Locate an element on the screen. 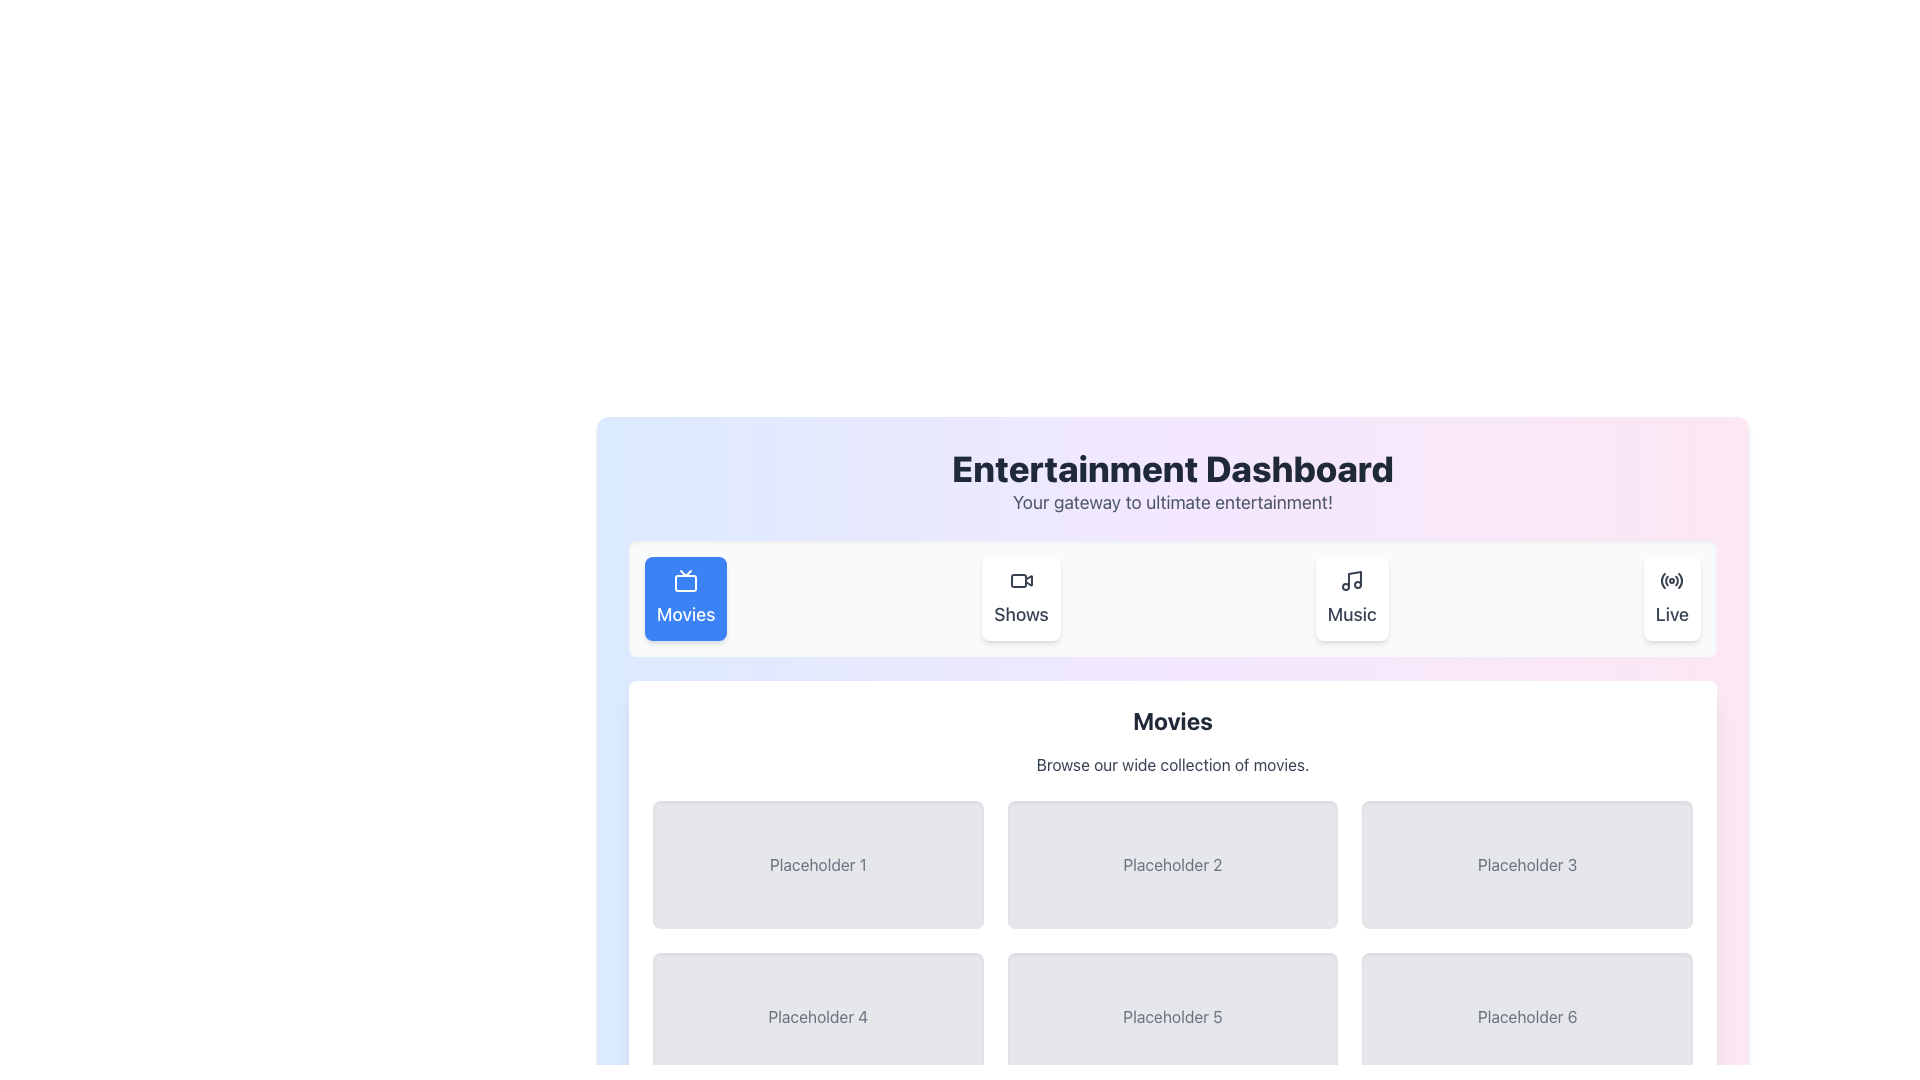 This screenshot has height=1080, width=1920. the second static placeholder component in the grid layout, which serves as an interactive or informational content area is located at coordinates (1172, 863).